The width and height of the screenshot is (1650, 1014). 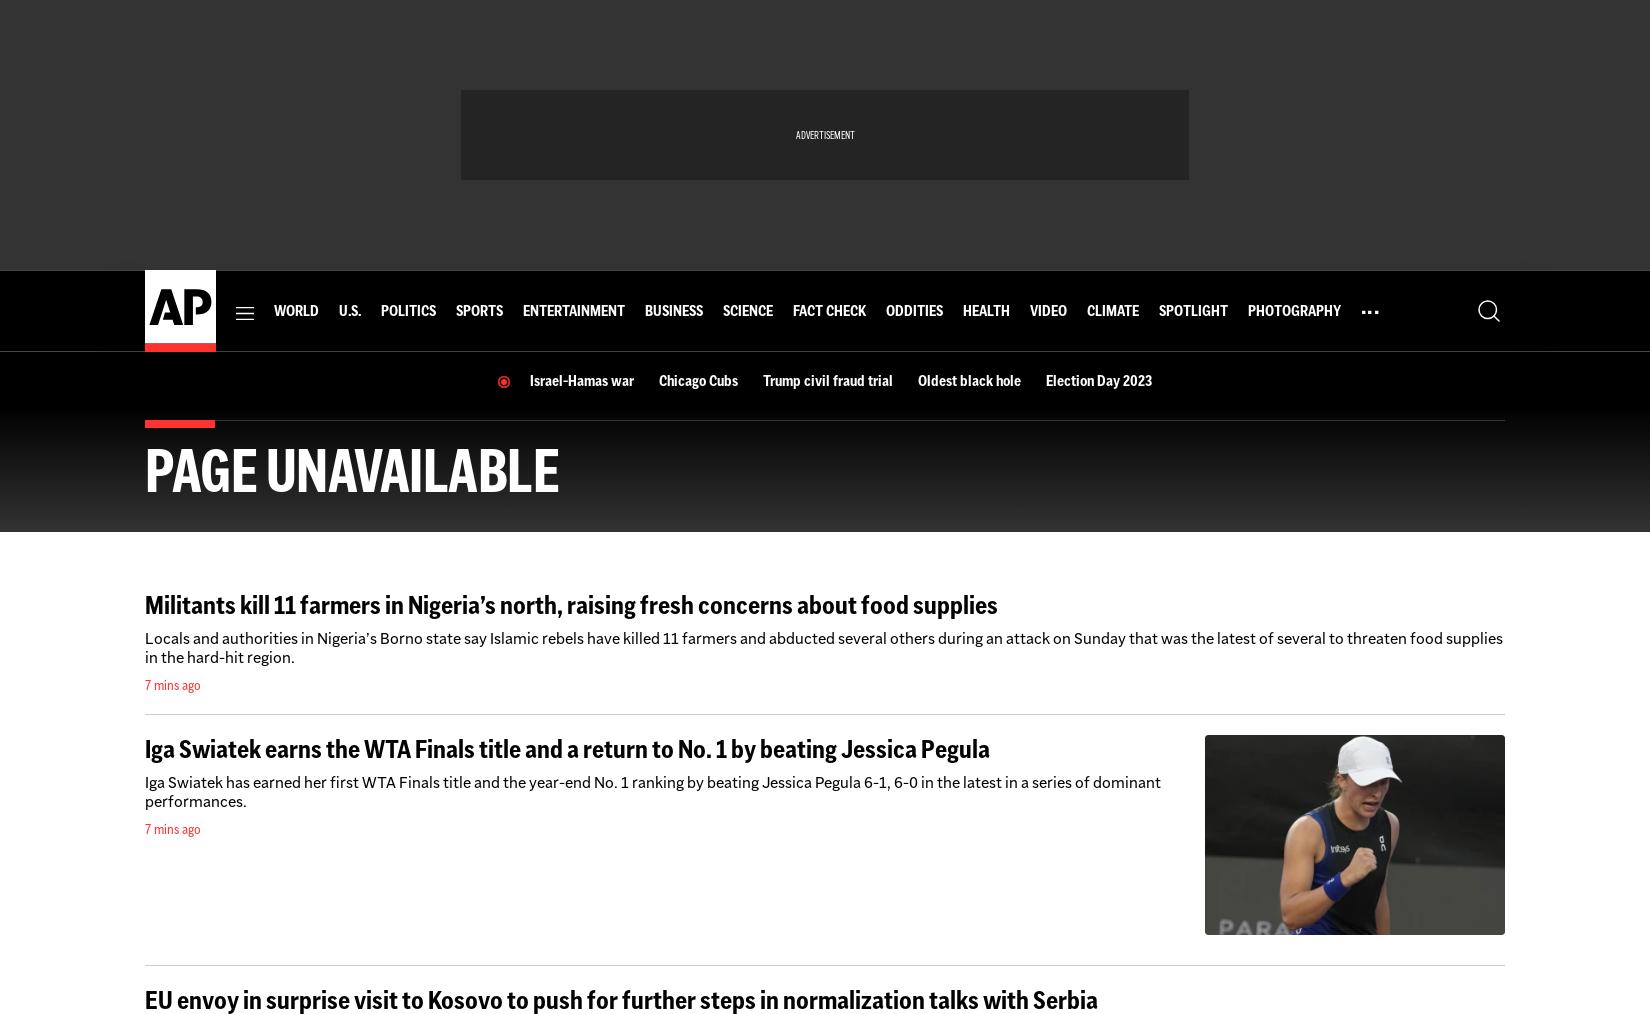 What do you see at coordinates (968, 379) in the screenshot?
I see `'Oldest black hole'` at bounding box center [968, 379].